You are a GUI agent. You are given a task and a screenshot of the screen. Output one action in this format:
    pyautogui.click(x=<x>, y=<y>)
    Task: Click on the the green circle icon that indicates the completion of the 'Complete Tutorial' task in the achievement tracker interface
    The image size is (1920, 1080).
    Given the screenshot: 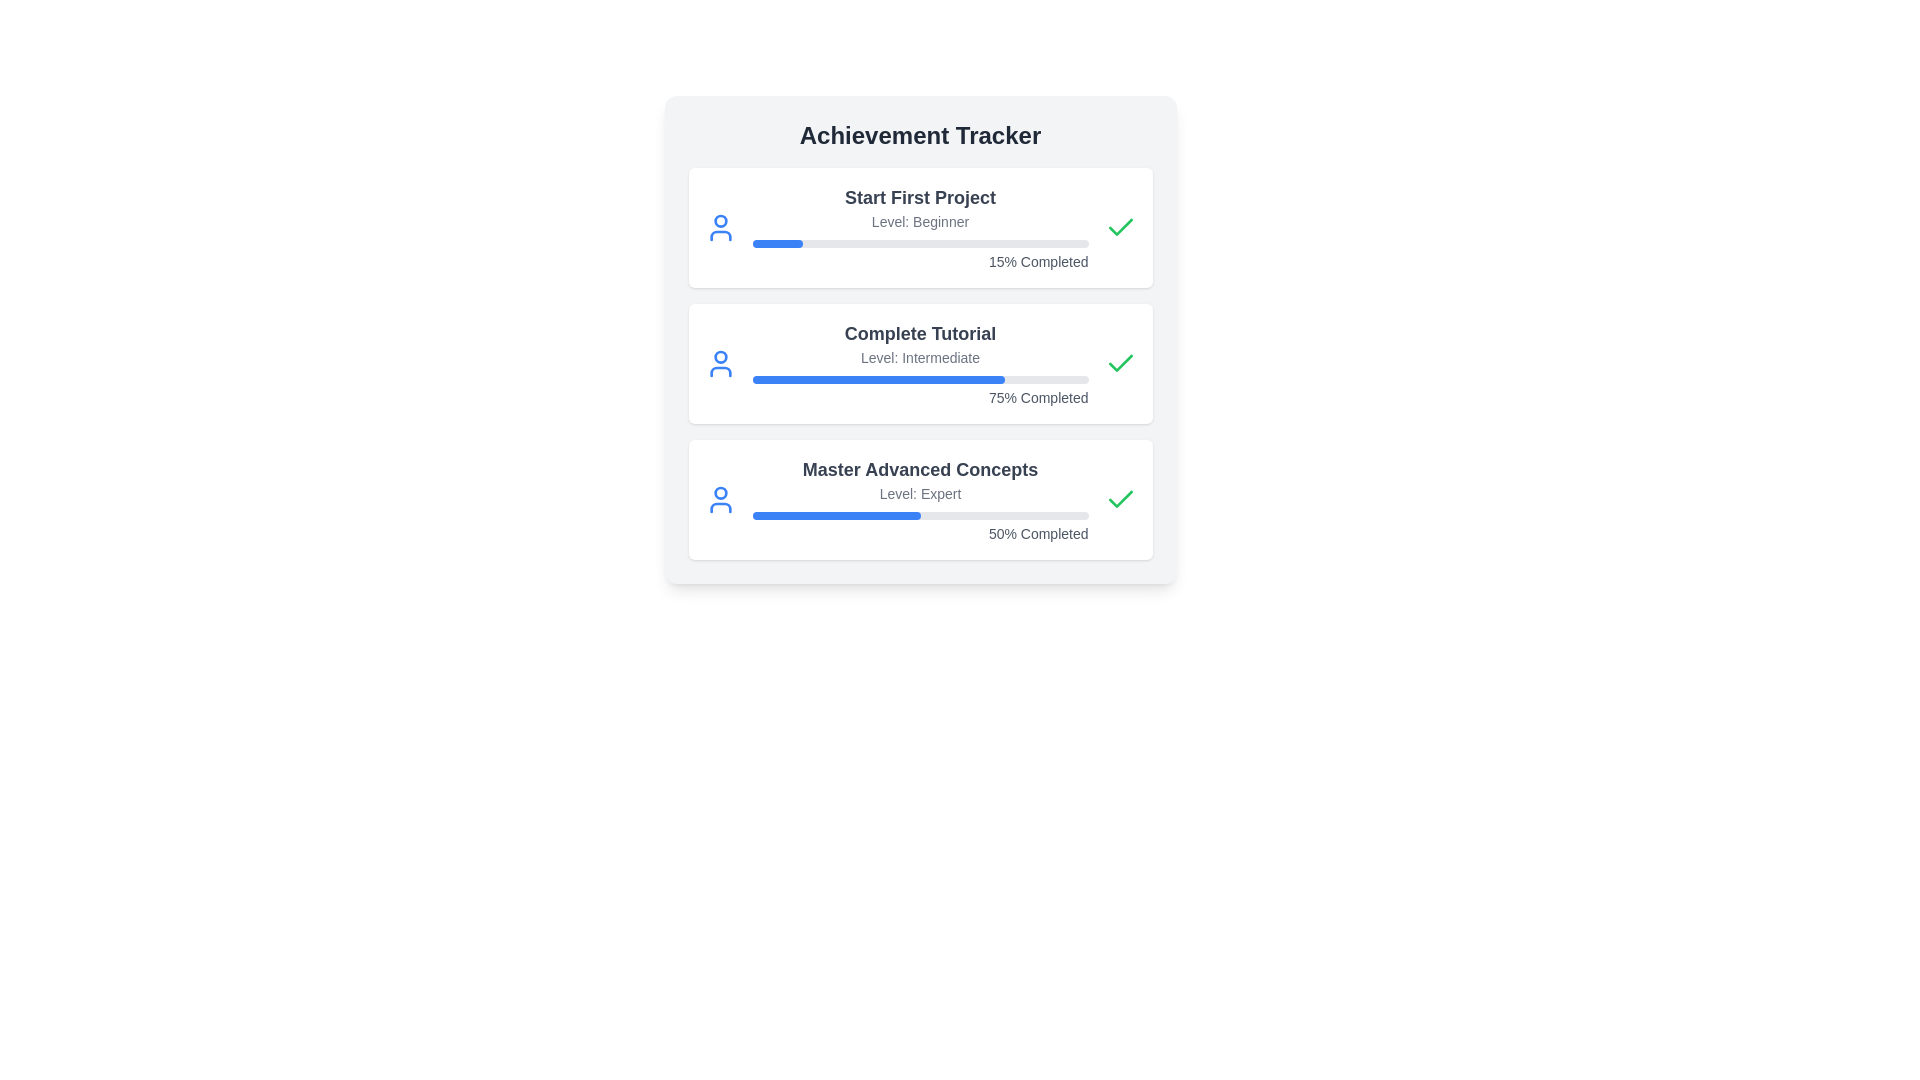 What is the action you would take?
    pyautogui.click(x=1120, y=363)
    